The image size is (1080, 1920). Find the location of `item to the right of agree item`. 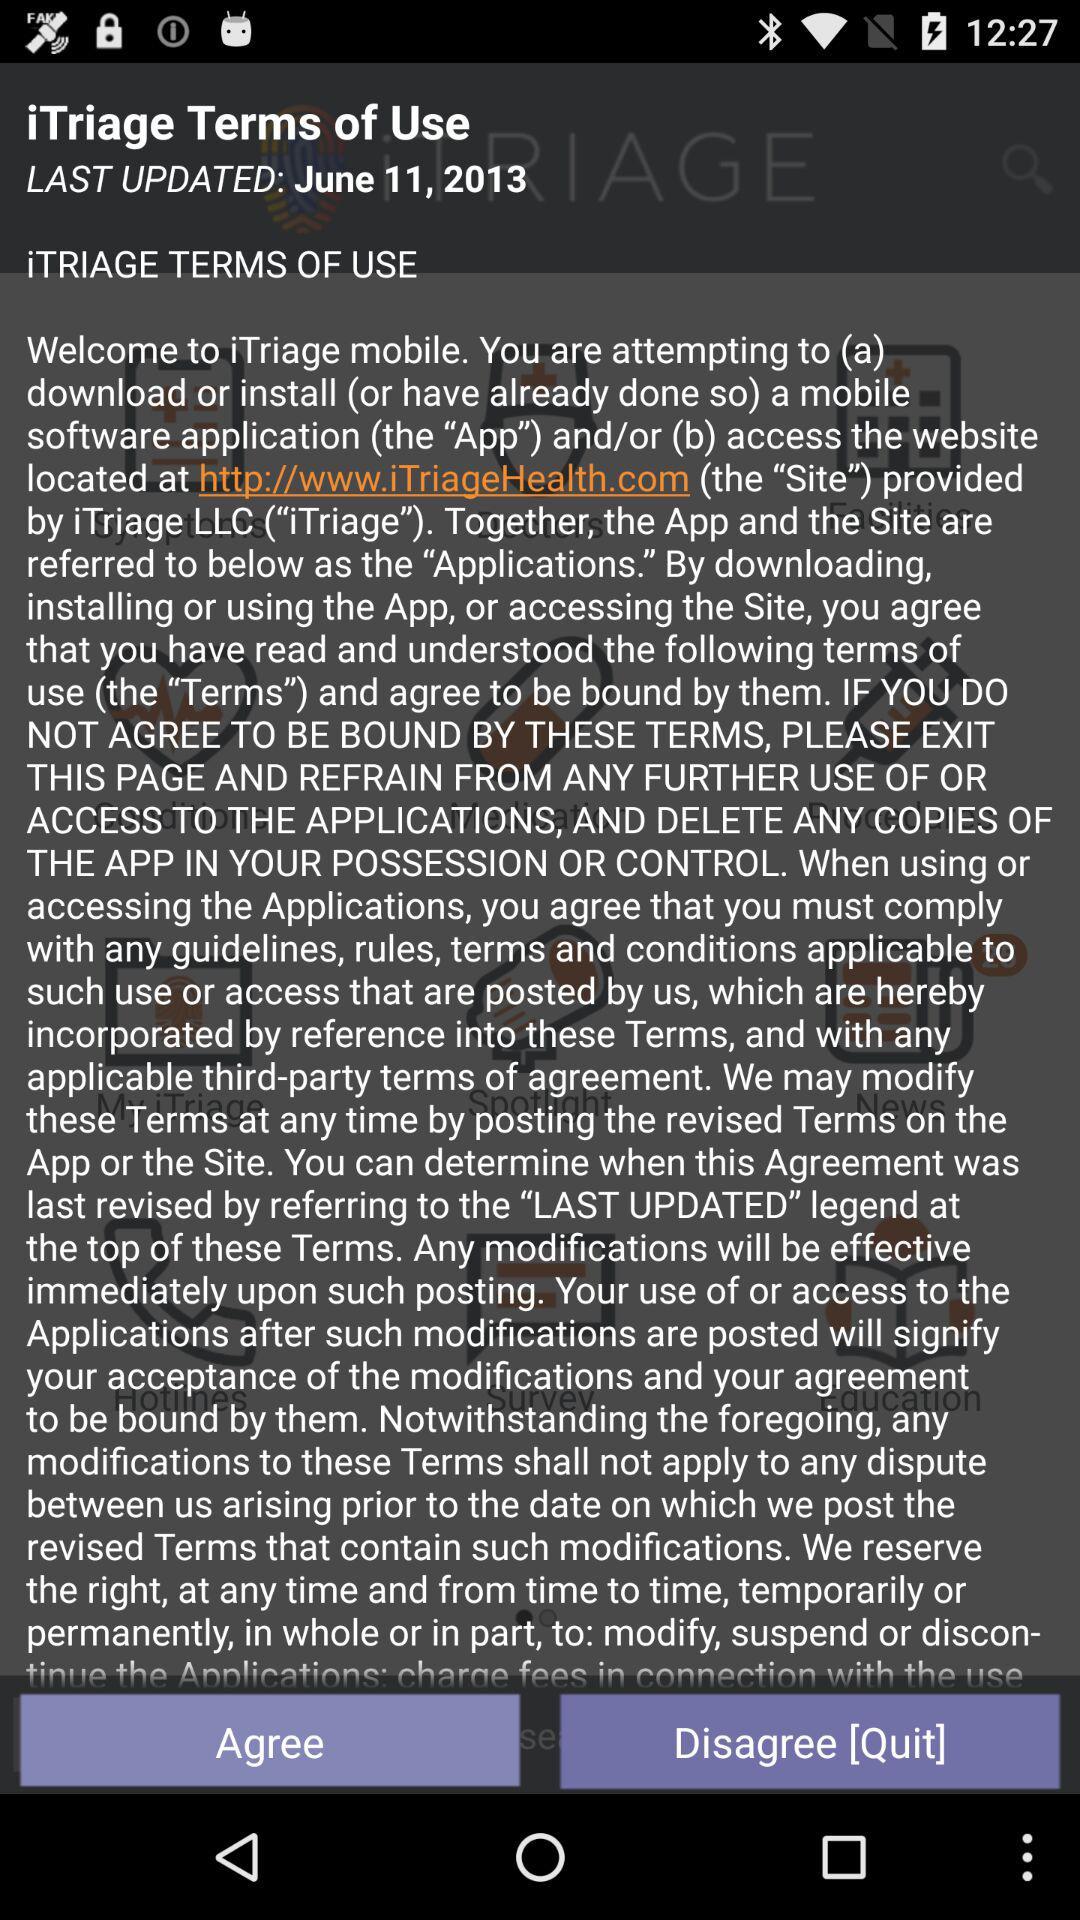

item to the right of agree item is located at coordinates (810, 1740).